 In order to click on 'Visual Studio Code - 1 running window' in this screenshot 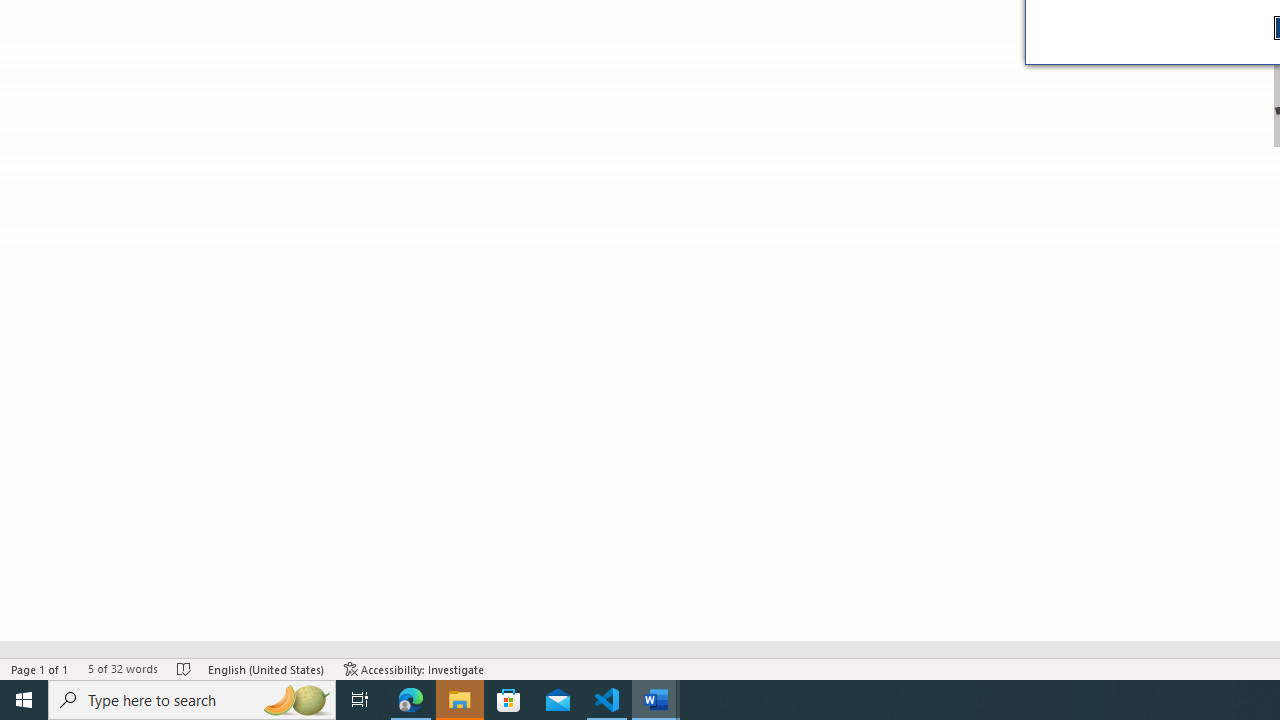, I will do `click(606, 698)`.